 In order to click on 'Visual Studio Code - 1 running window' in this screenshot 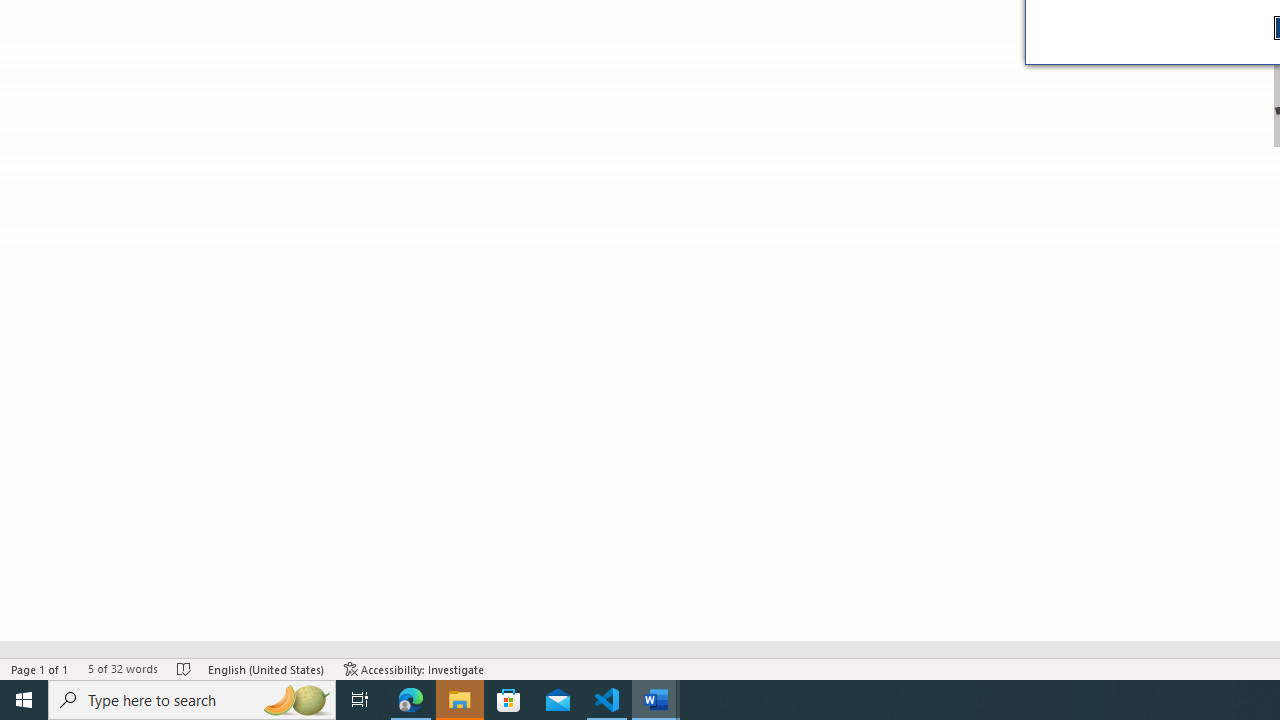, I will do `click(606, 698)`.